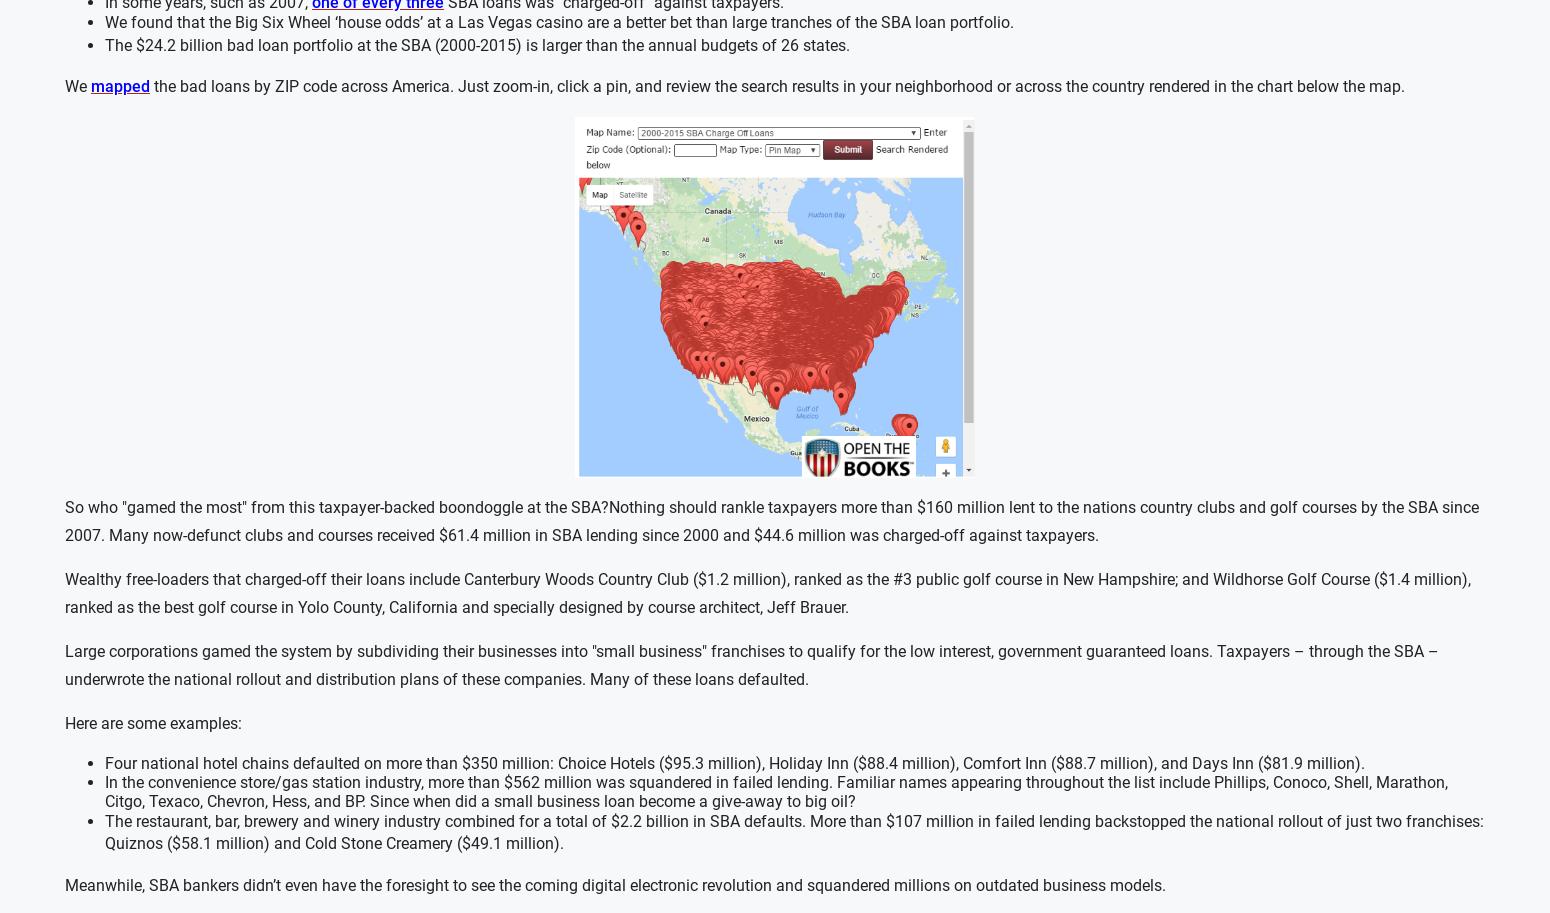 This screenshot has width=1550, height=913. I want to click on 'We', so click(76, 86).